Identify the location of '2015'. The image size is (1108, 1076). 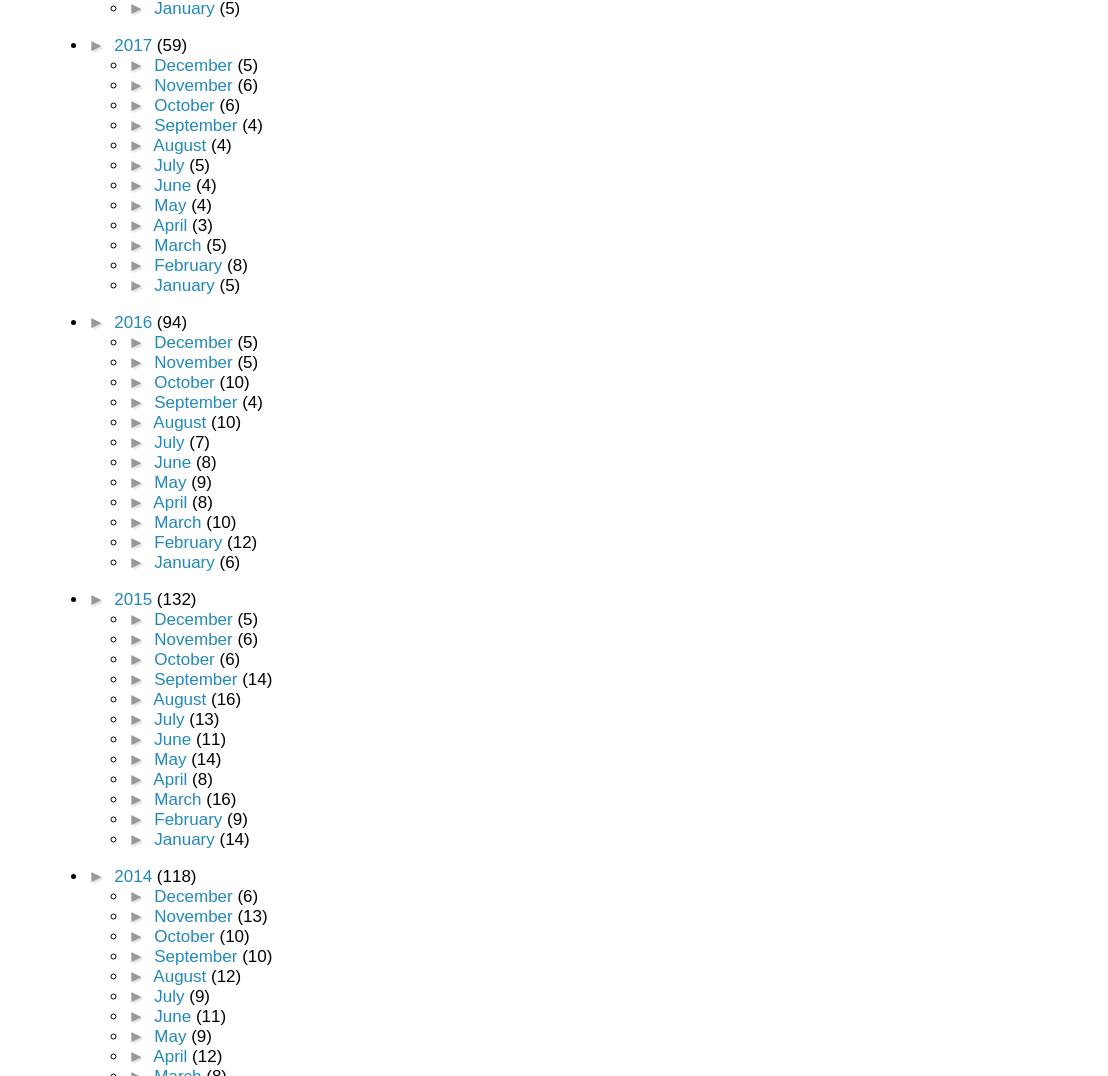
(134, 599).